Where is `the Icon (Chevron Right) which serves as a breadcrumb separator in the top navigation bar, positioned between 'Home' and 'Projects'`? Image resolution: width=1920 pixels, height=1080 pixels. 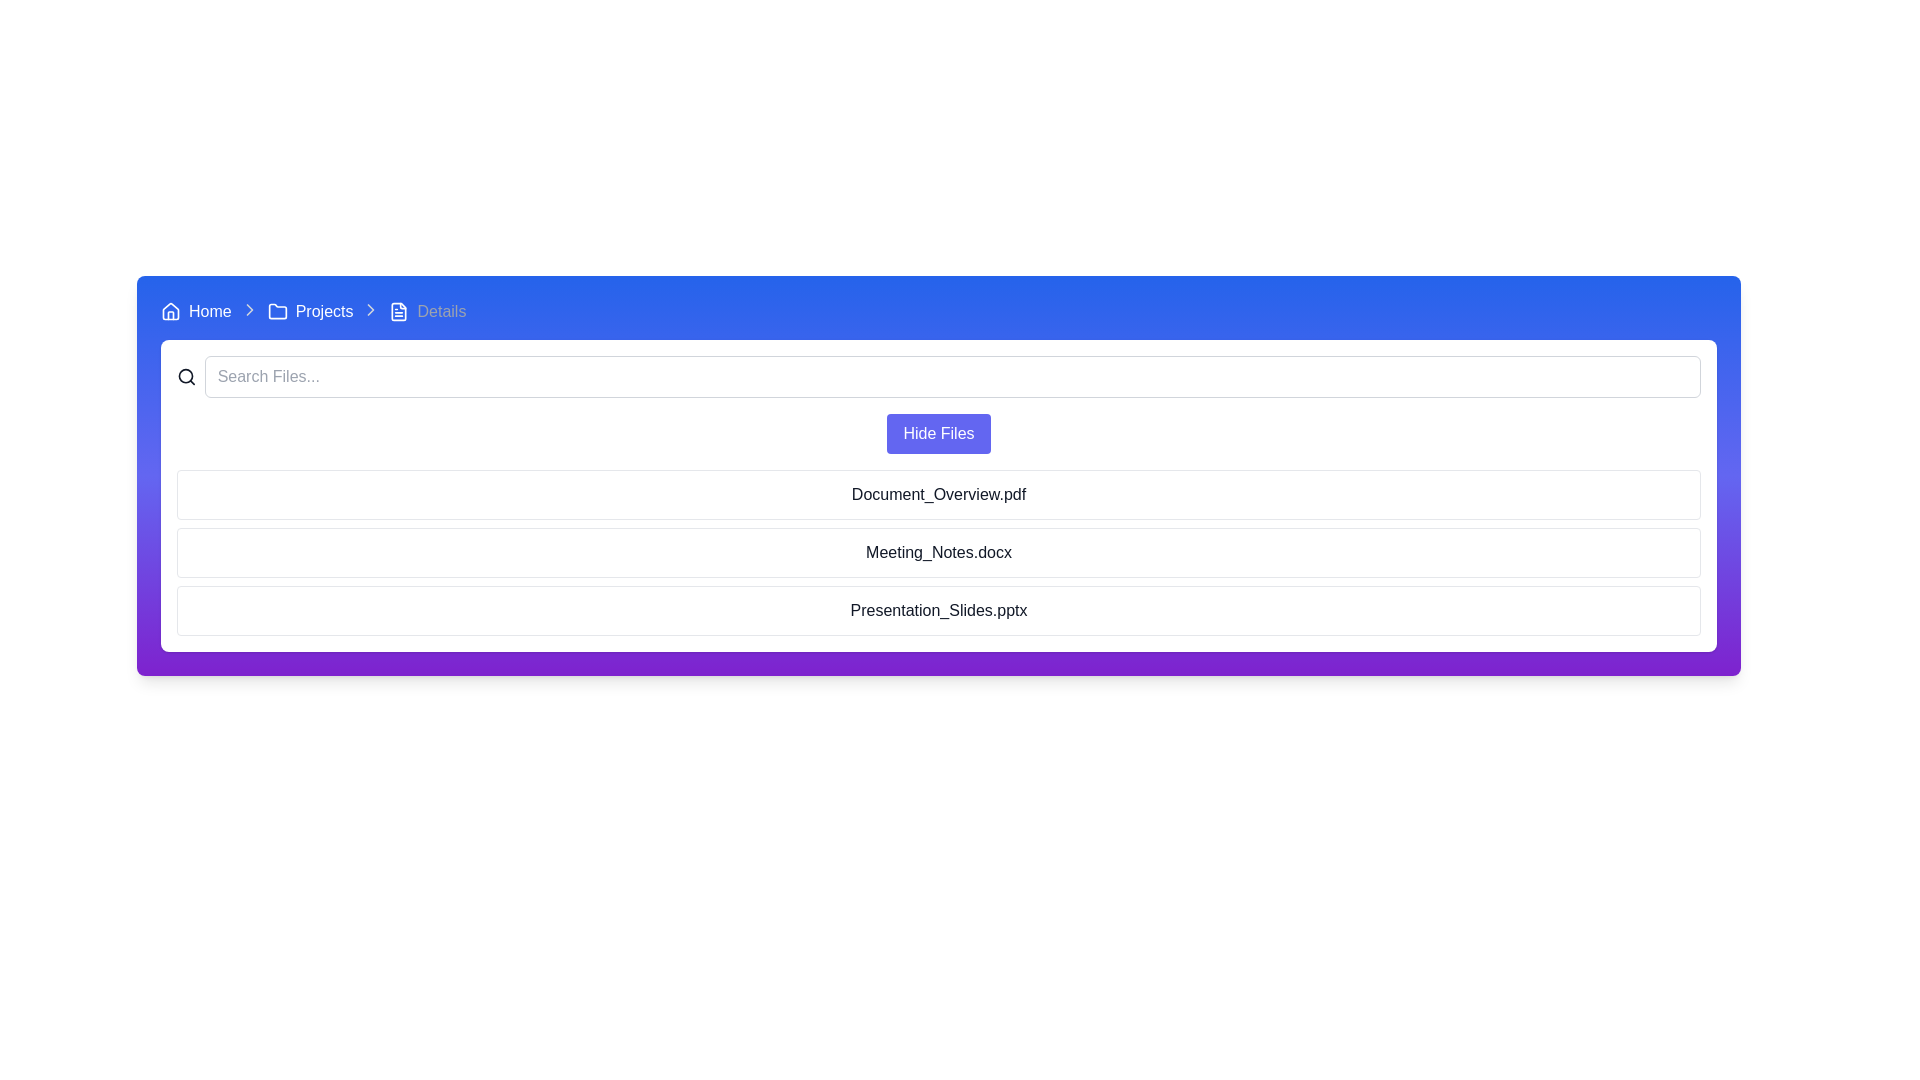 the Icon (Chevron Right) which serves as a breadcrumb separator in the top navigation bar, positioned between 'Home' and 'Projects' is located at coordinates (248, 309).